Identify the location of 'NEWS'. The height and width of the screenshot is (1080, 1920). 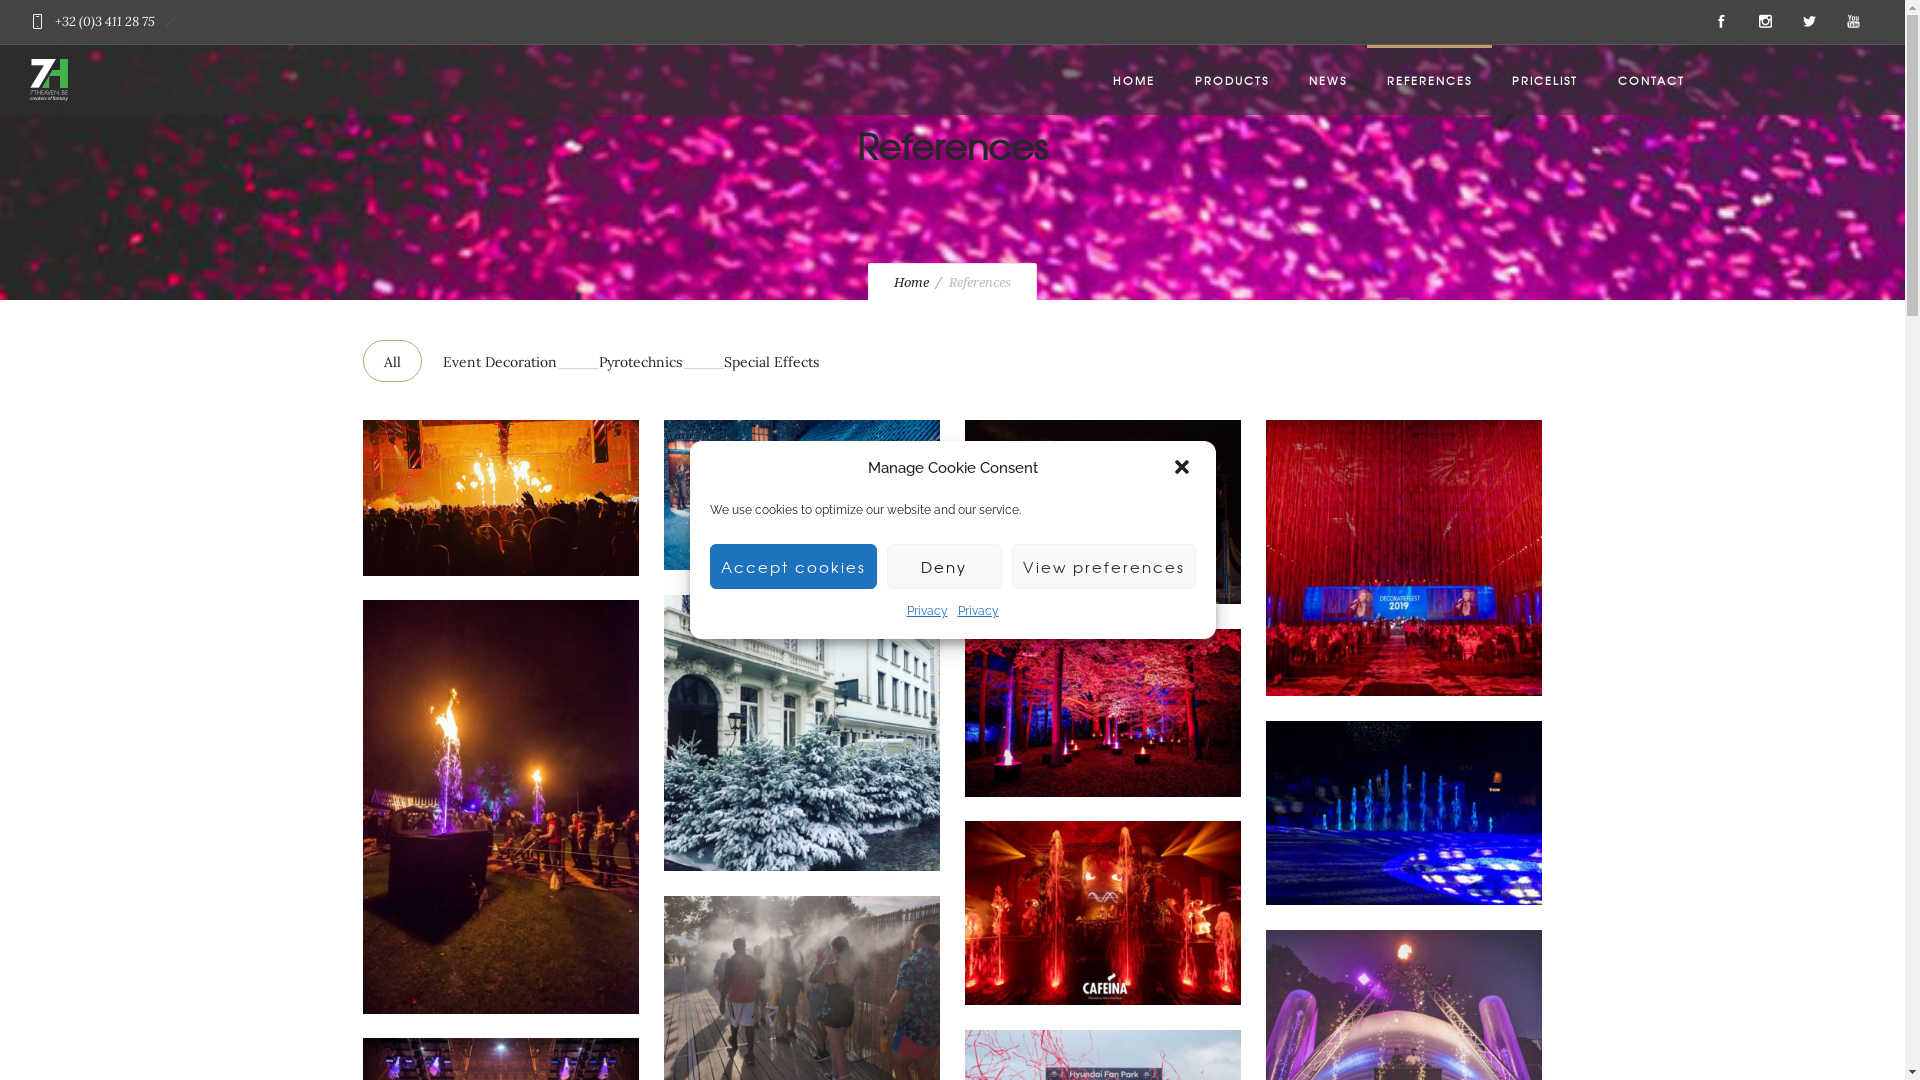
(1328, 79).